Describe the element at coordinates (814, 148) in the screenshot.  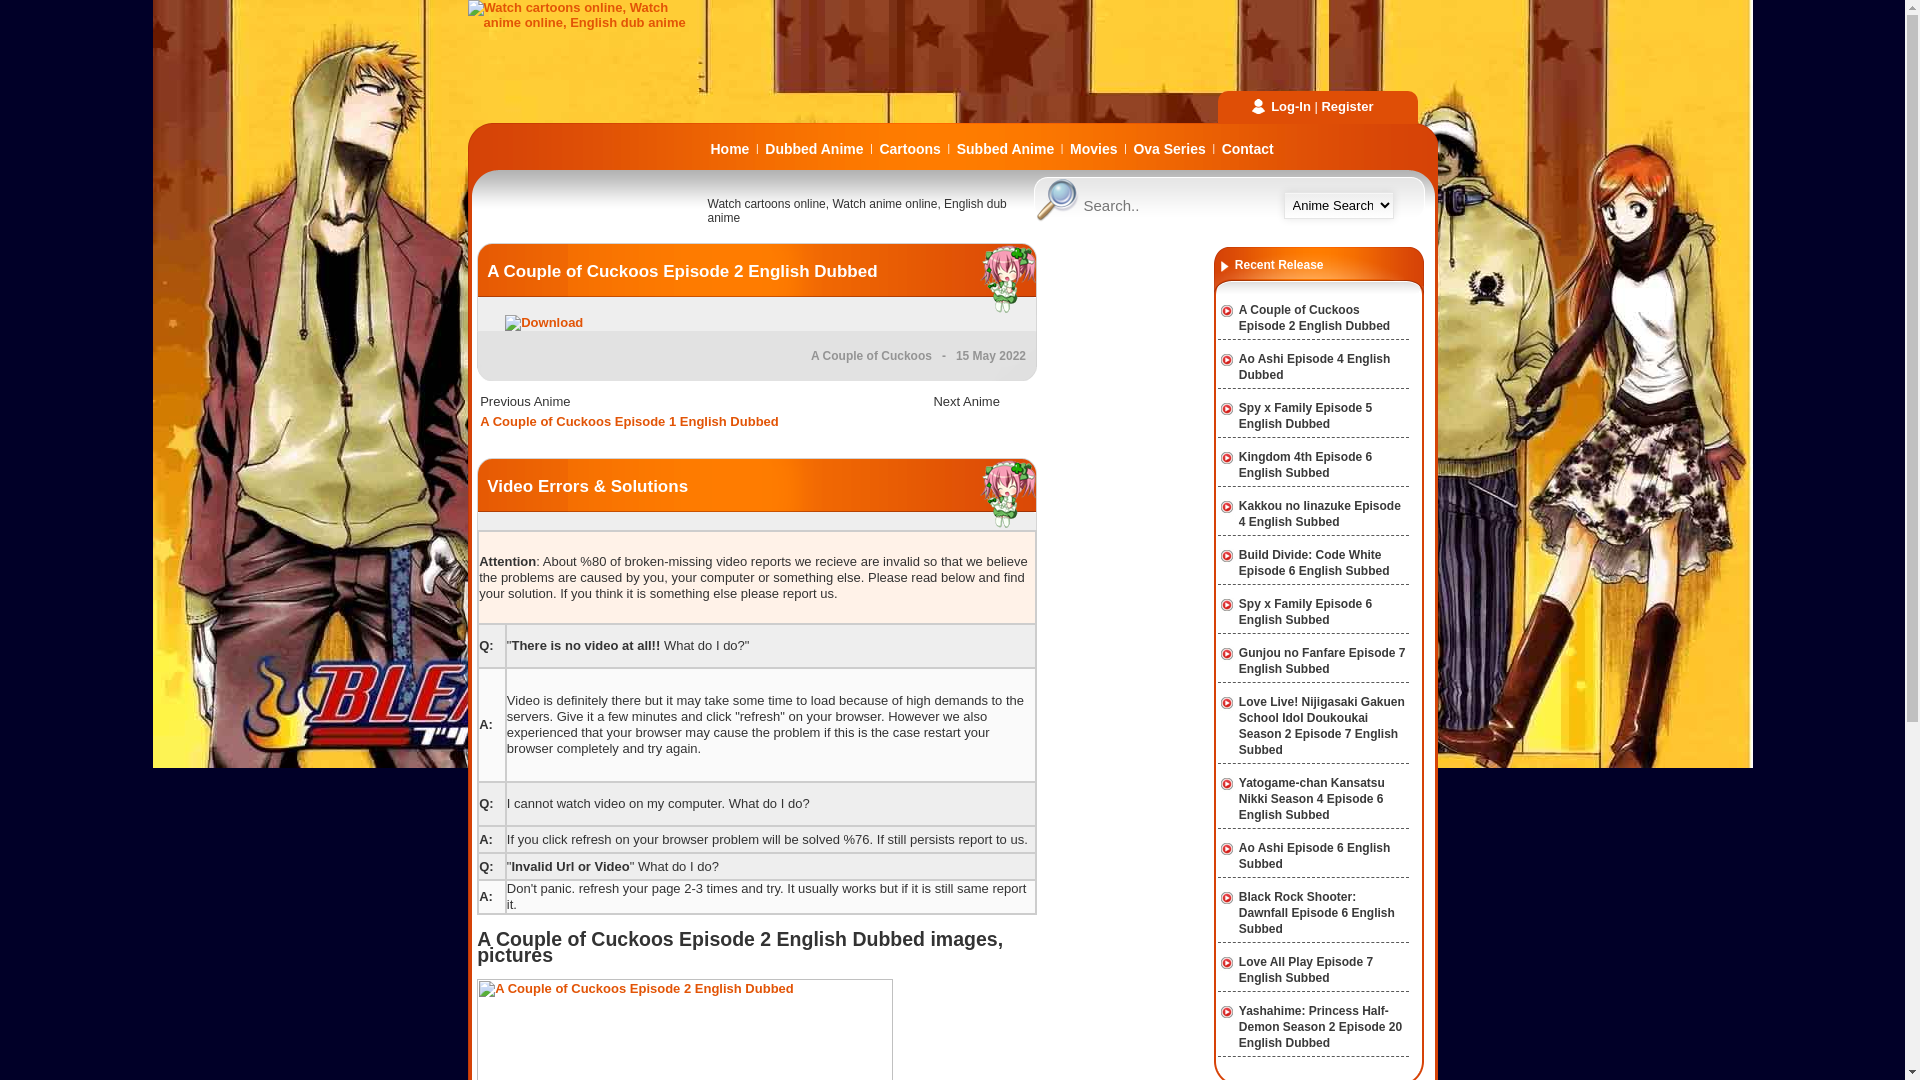
I see `'Dubbed Anime'` at that location.